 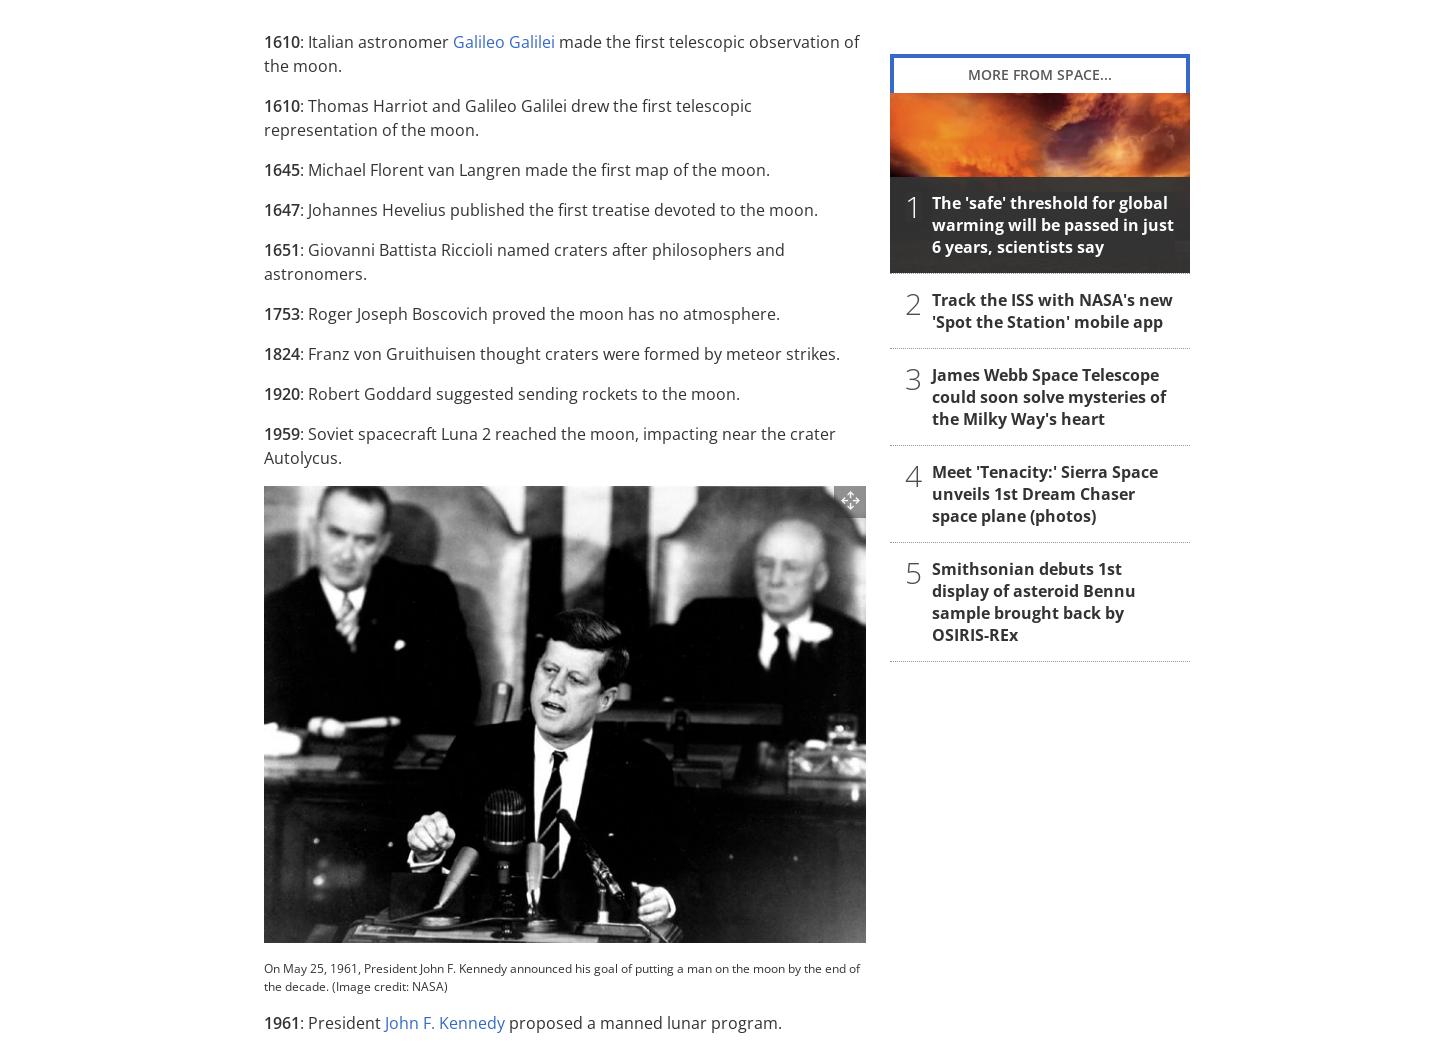 I want to click on '1', so click(x=912, y=205).